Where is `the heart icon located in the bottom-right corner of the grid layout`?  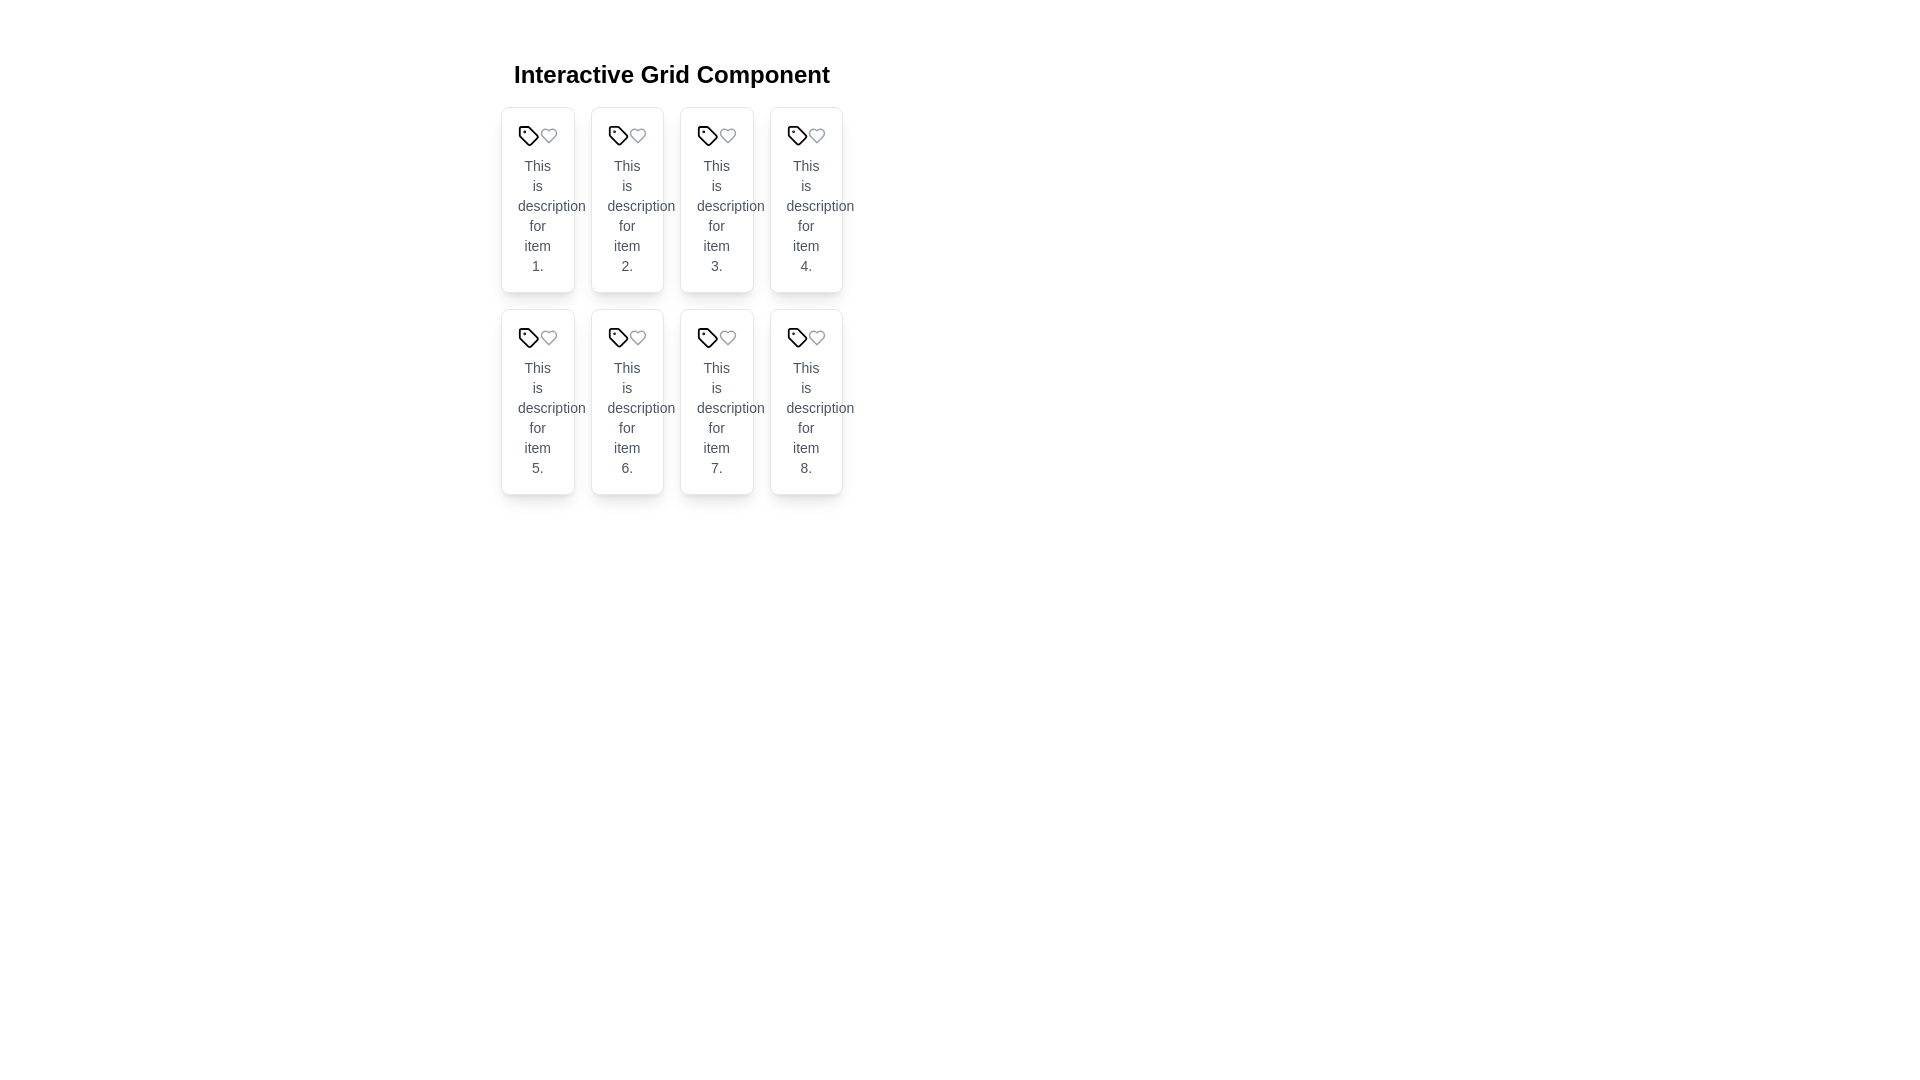
the heart icon located in the bottom-right corner of the grid layout is located at coordinates (816, 337).